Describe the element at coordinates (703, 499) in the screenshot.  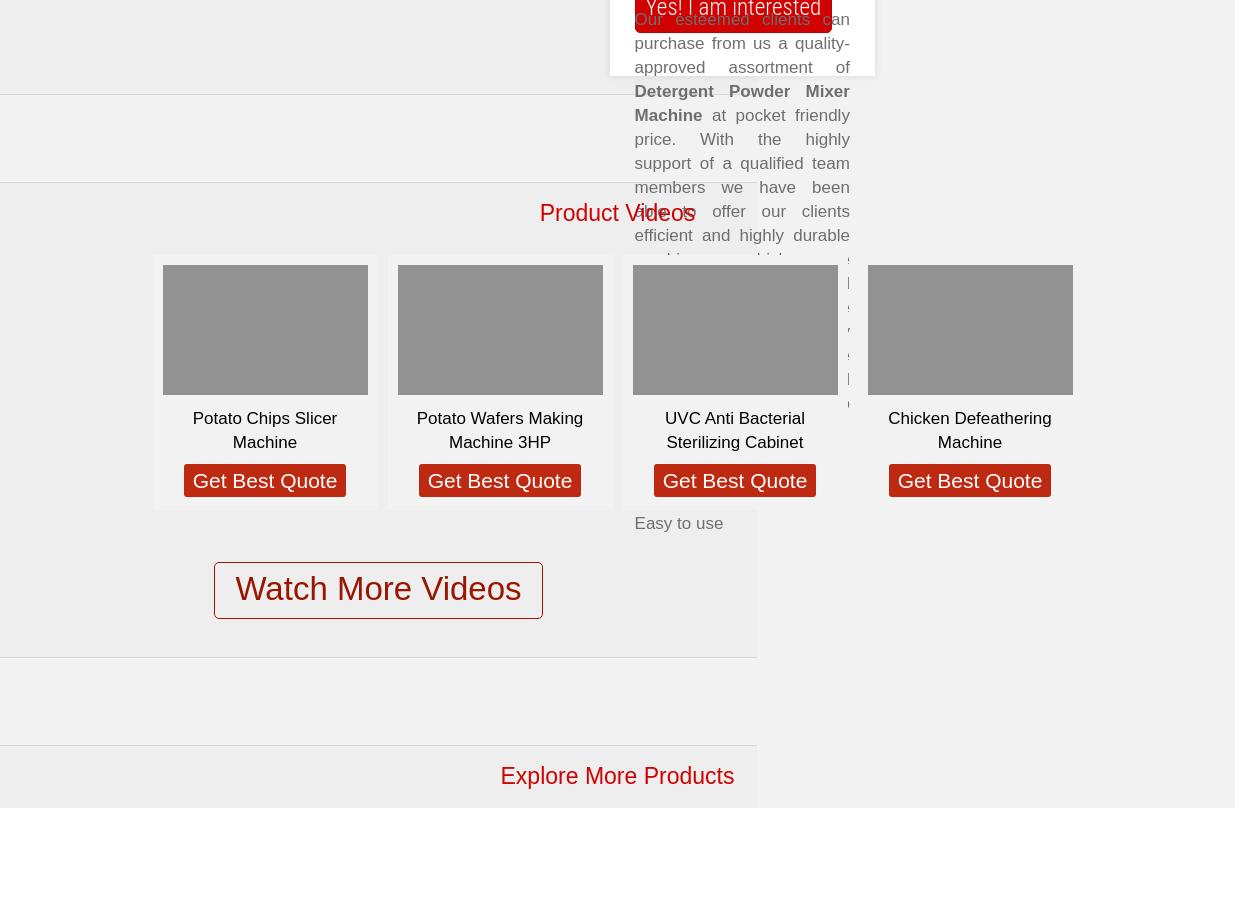
I see `'Easy Maintenance'` at that location.